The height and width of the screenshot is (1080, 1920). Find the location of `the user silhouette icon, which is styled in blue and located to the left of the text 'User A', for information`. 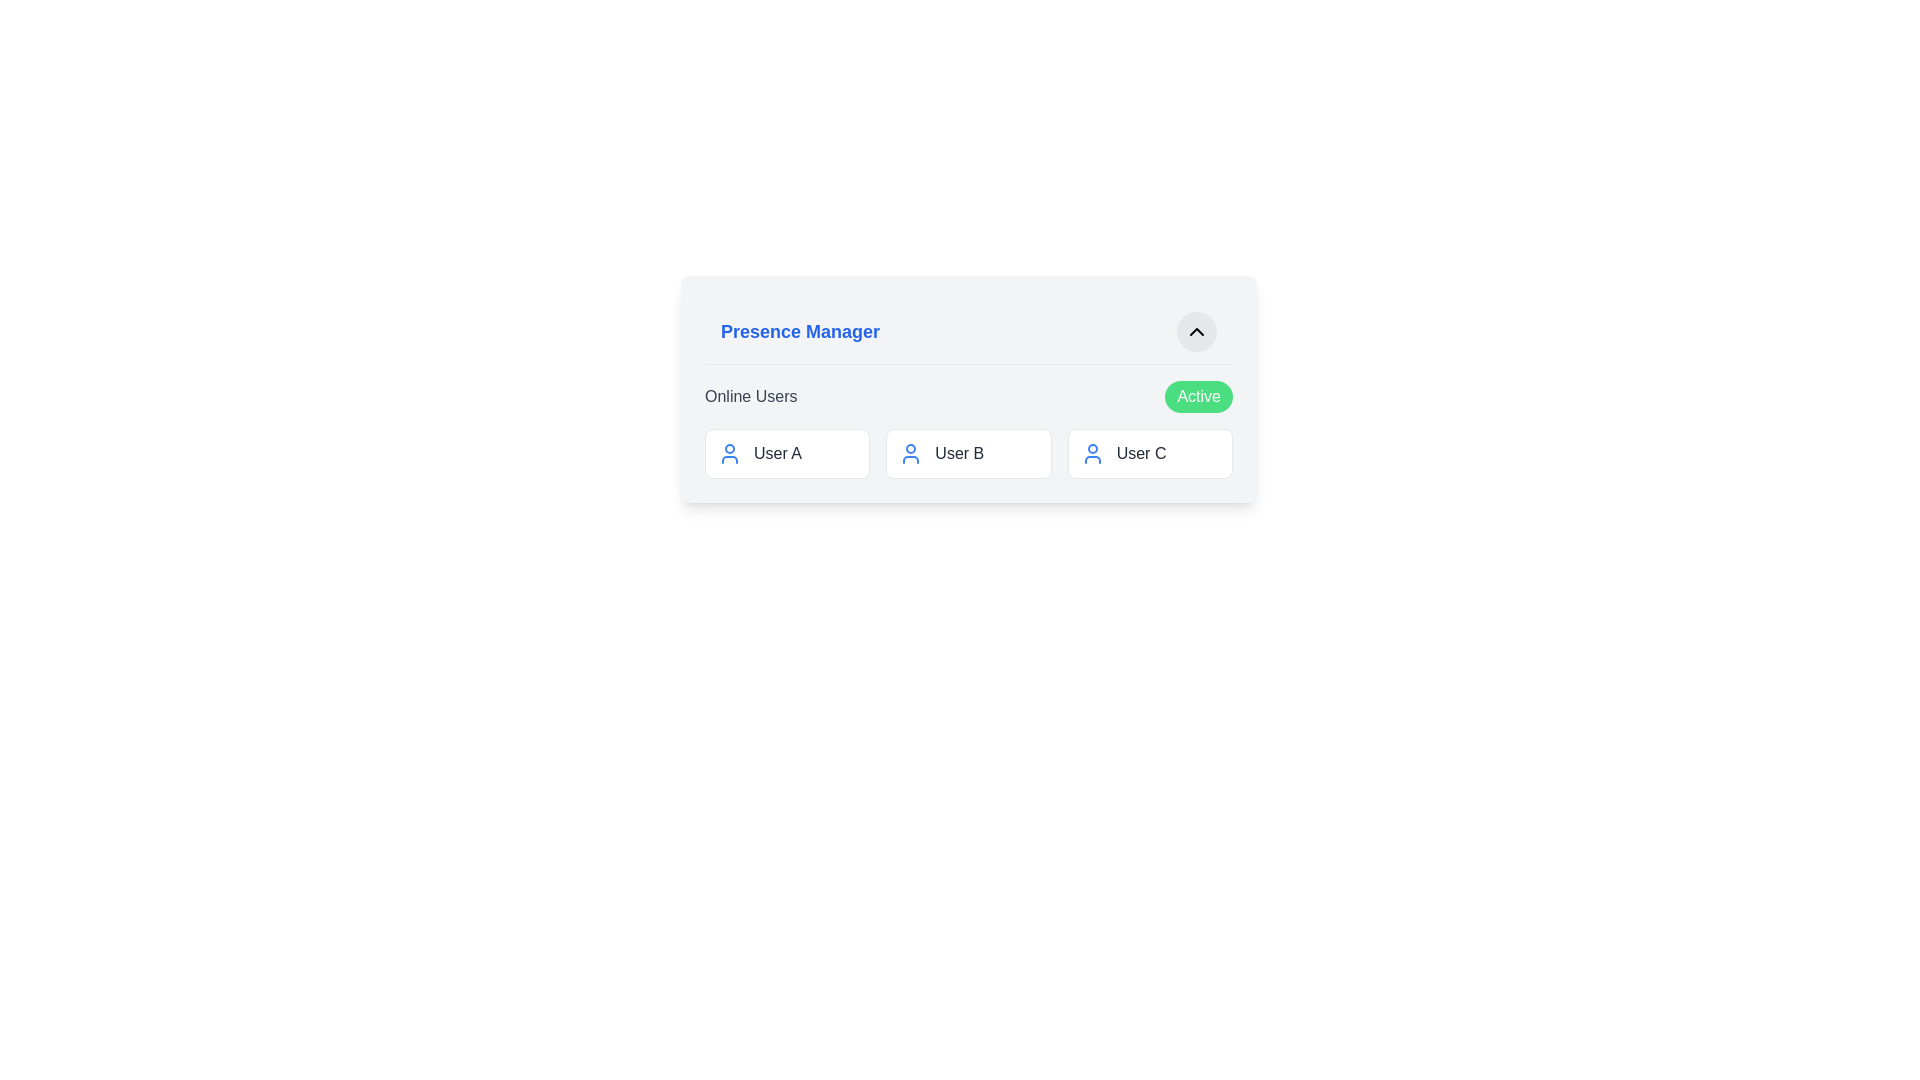

the user silhouette icon, which is styled in blue and located to the left of the text 'User A', for information is located at coordinates (728, 454).